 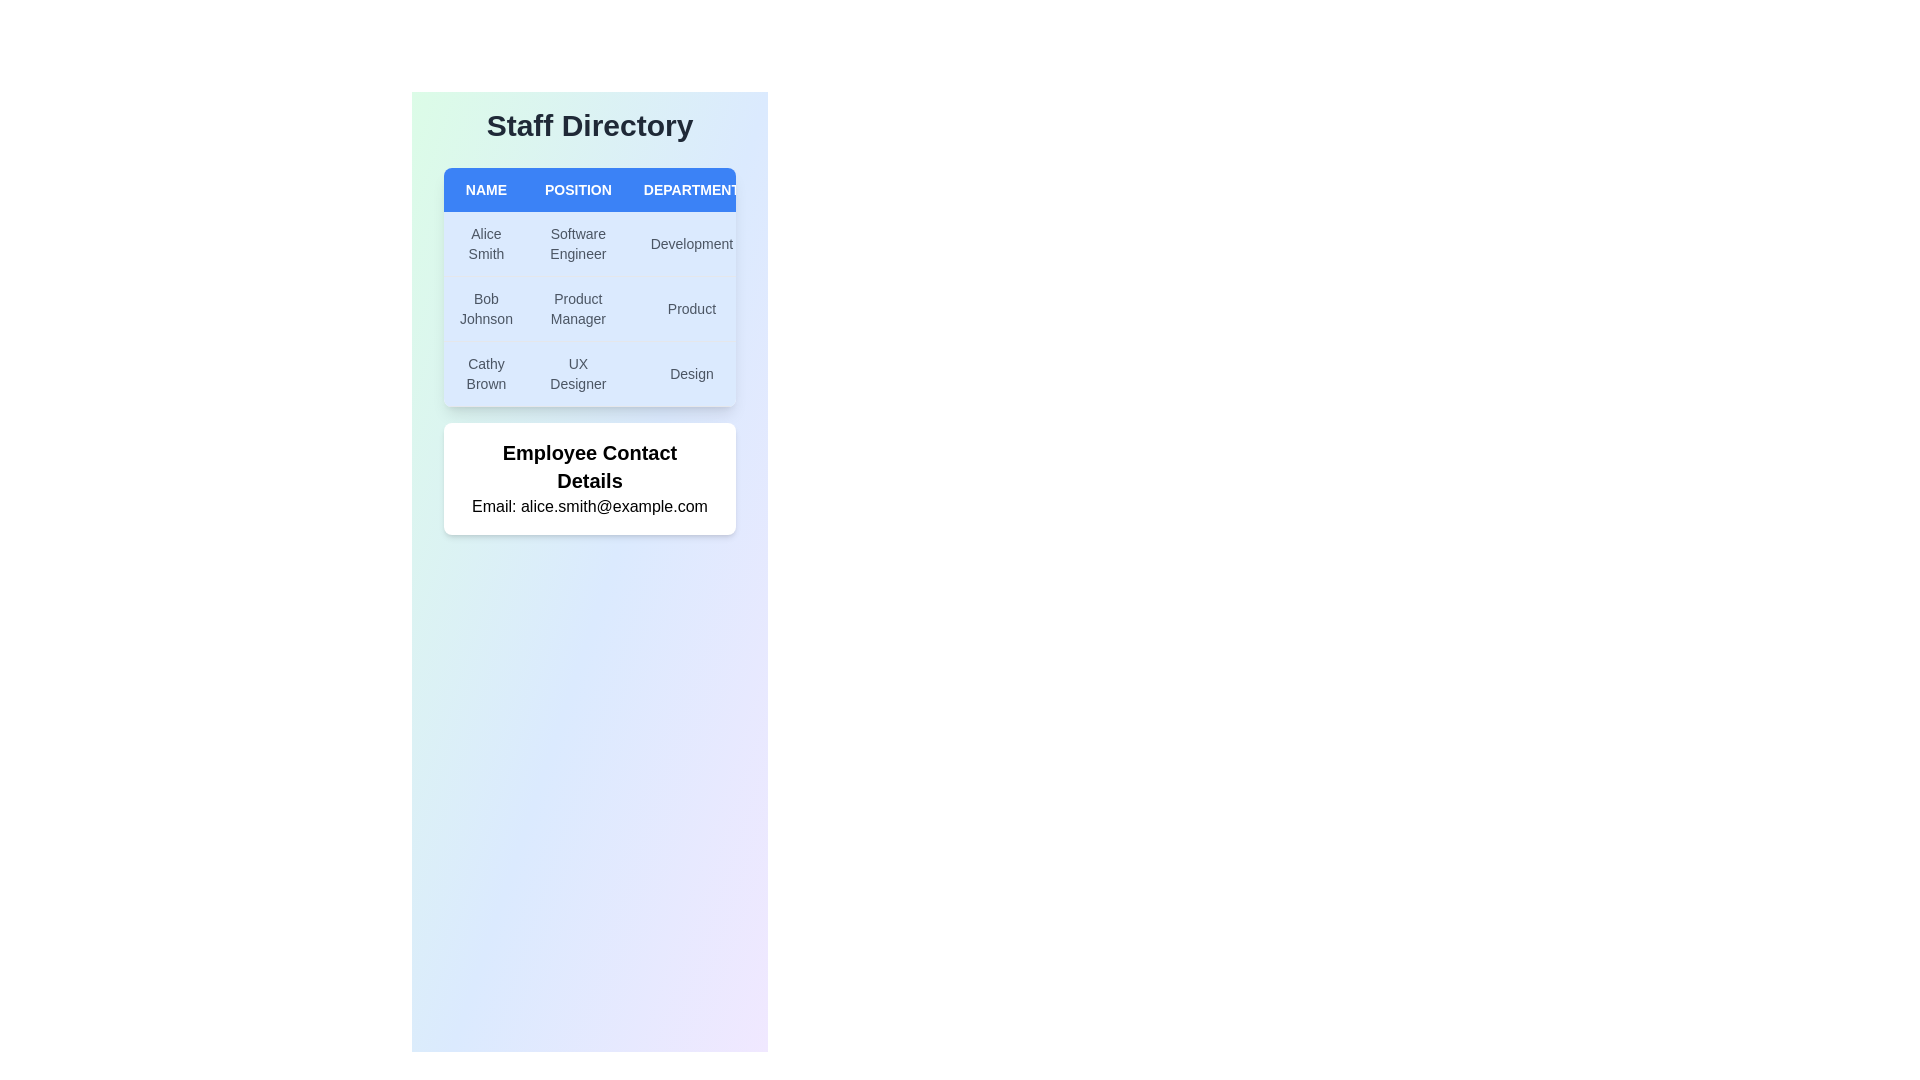 What do you see at coordinates (577, 374) in the screenshot?
I see `the static text element displaying 'UX Designer' located in the second column of the third row in the Staff Directory table` at bounding box center [577, 374].